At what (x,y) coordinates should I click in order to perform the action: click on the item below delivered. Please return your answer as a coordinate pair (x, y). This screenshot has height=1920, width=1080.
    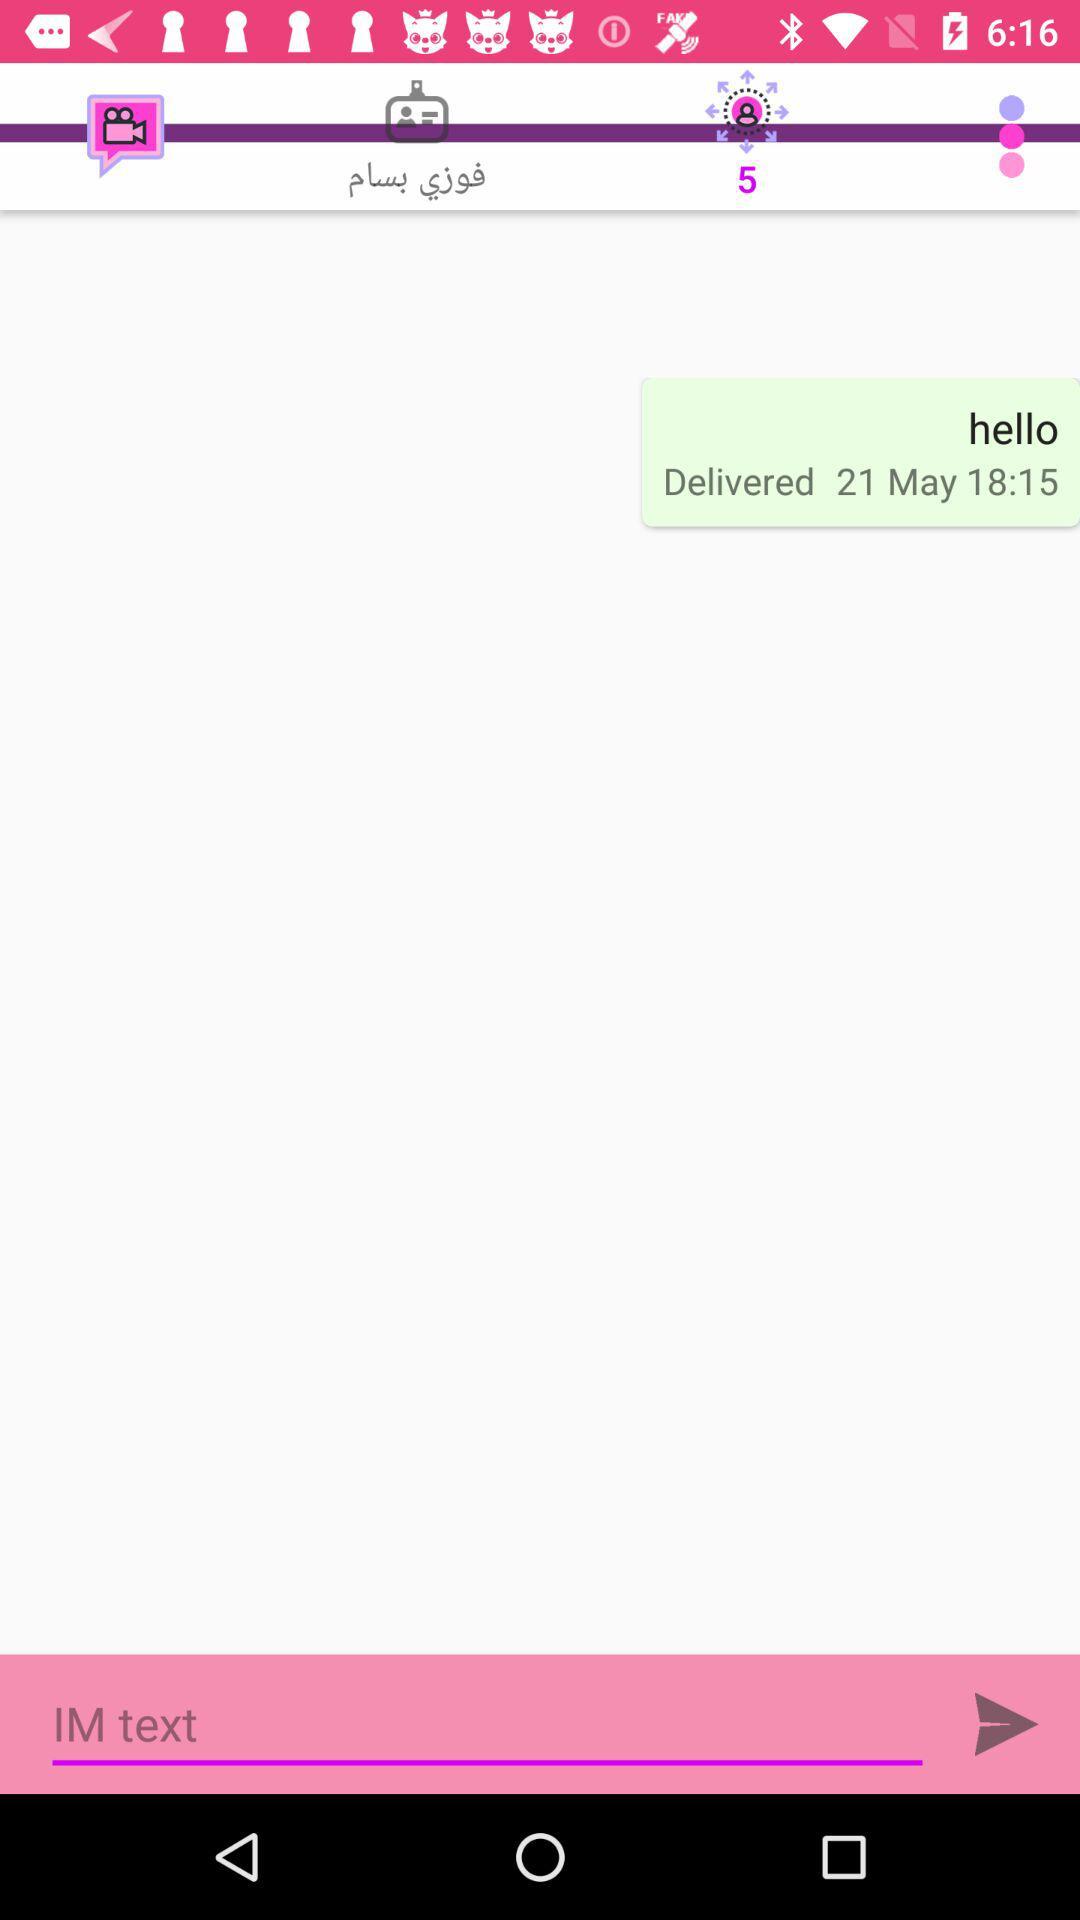
    Looking at the image, I should click on (487, 1723).